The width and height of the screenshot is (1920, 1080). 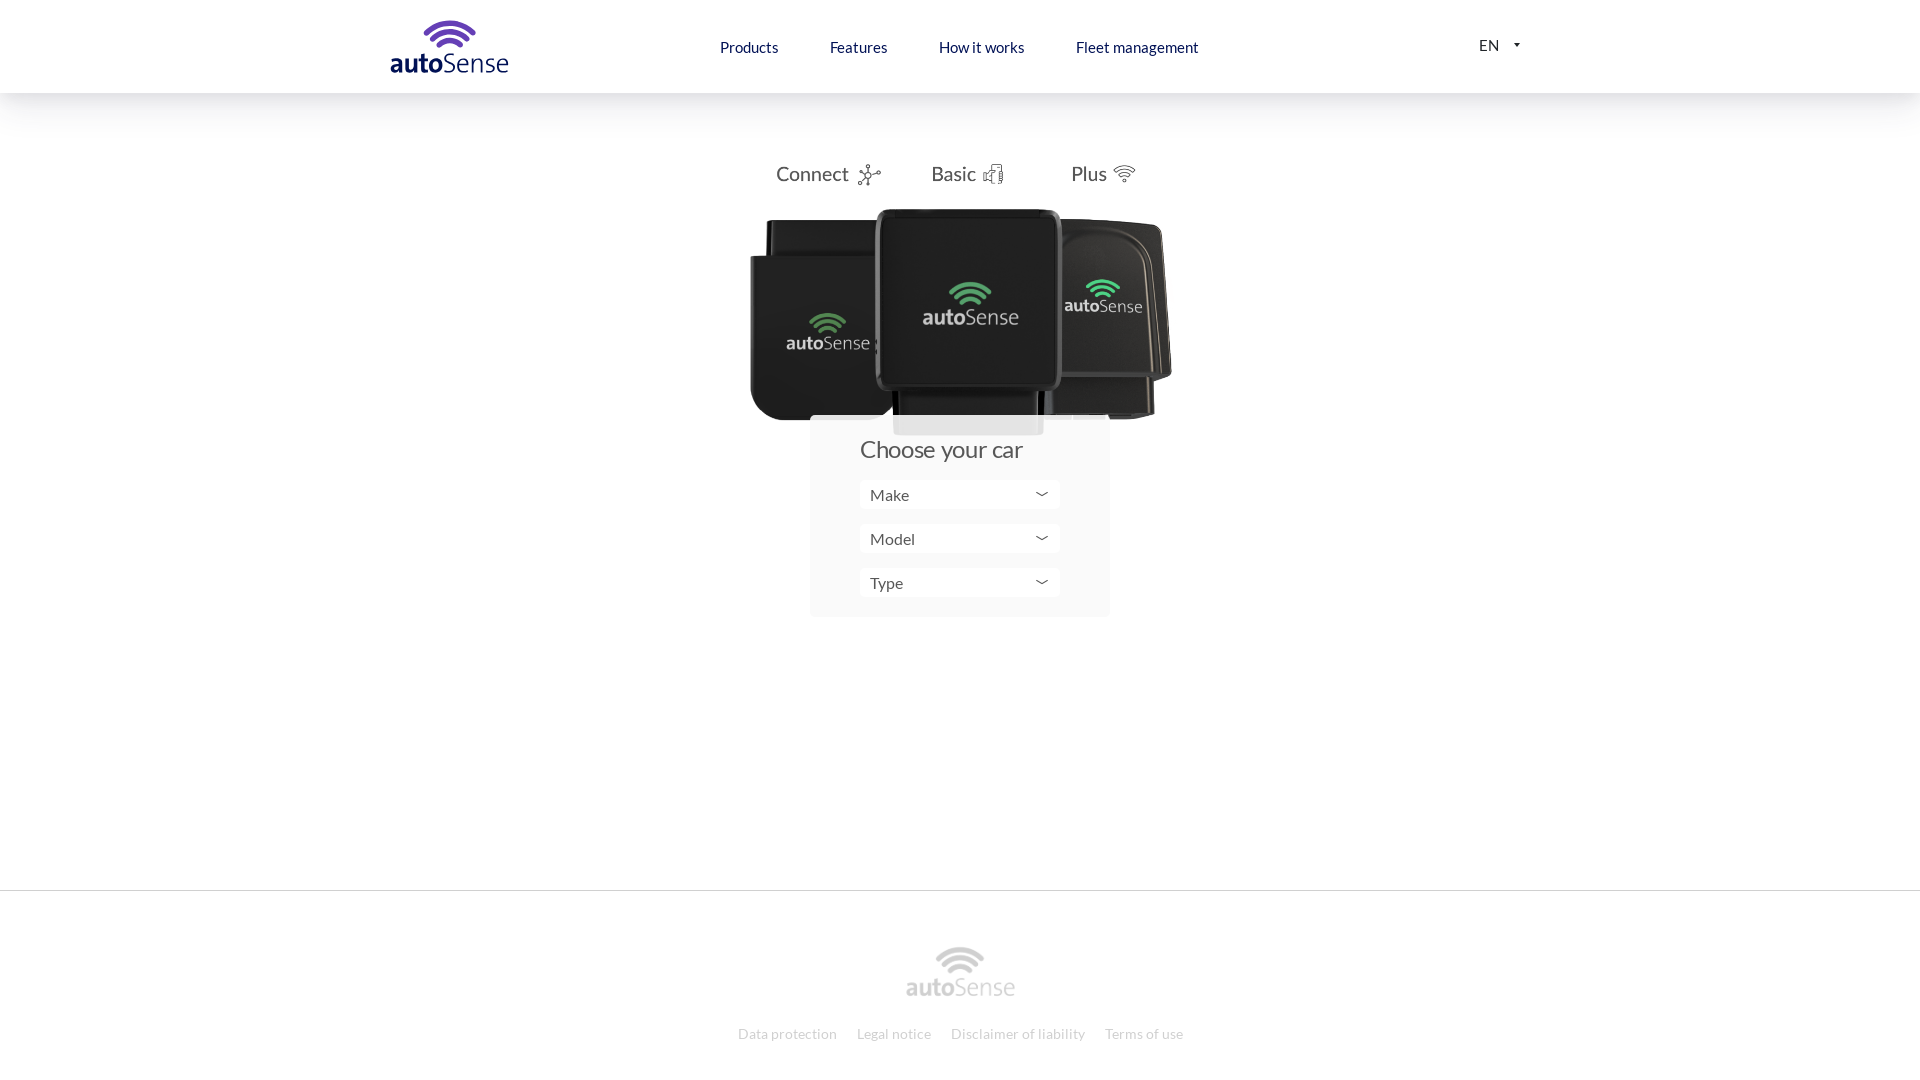 What do you see at coordinates (939, 1033) in the screenshot?
I see `'Disclaimer of liability'` at bounding box center [939, 1033].